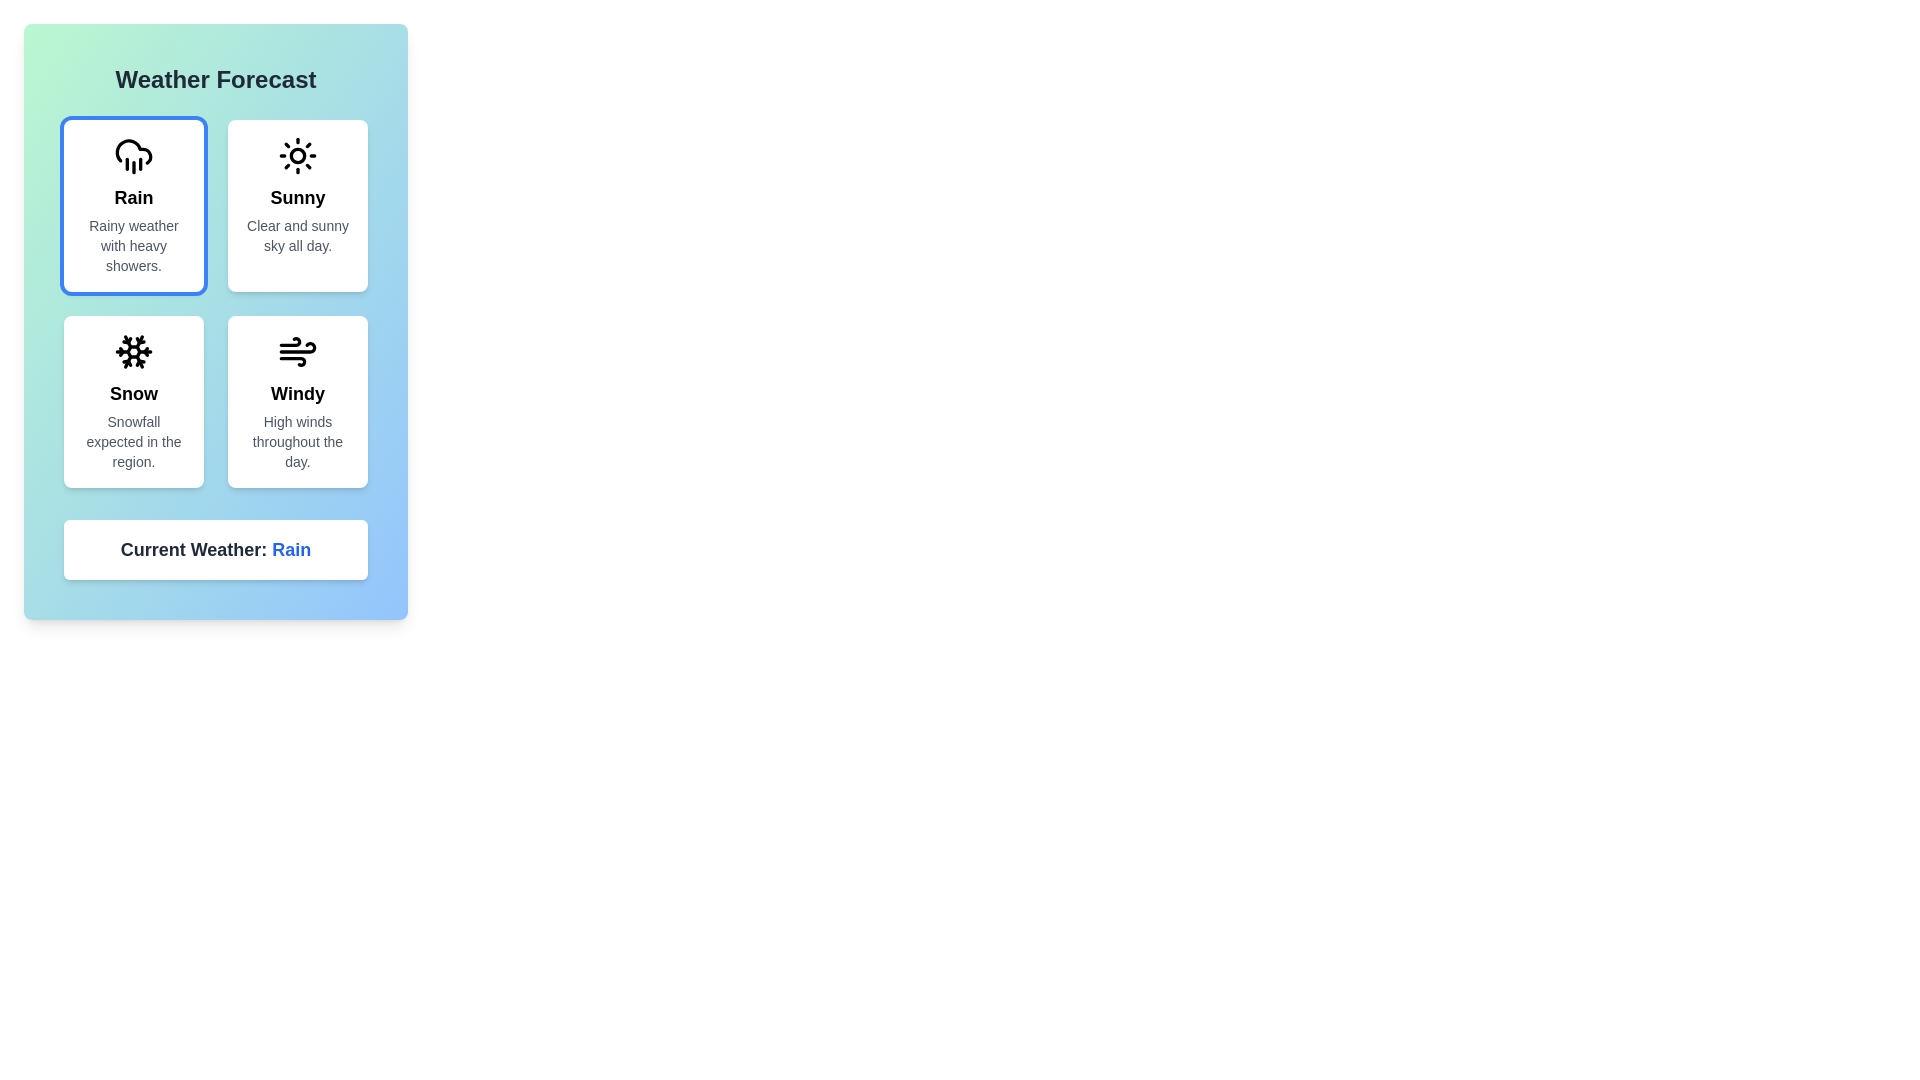 The width and height of the screenshot is (1920, 1080). Describe the element at coordinates (133, 154) in the screenshot. I see `the rain cloud icon representing 'Rainy weather with heavy showers' located in the top-left corner of the first weather card` at that location.